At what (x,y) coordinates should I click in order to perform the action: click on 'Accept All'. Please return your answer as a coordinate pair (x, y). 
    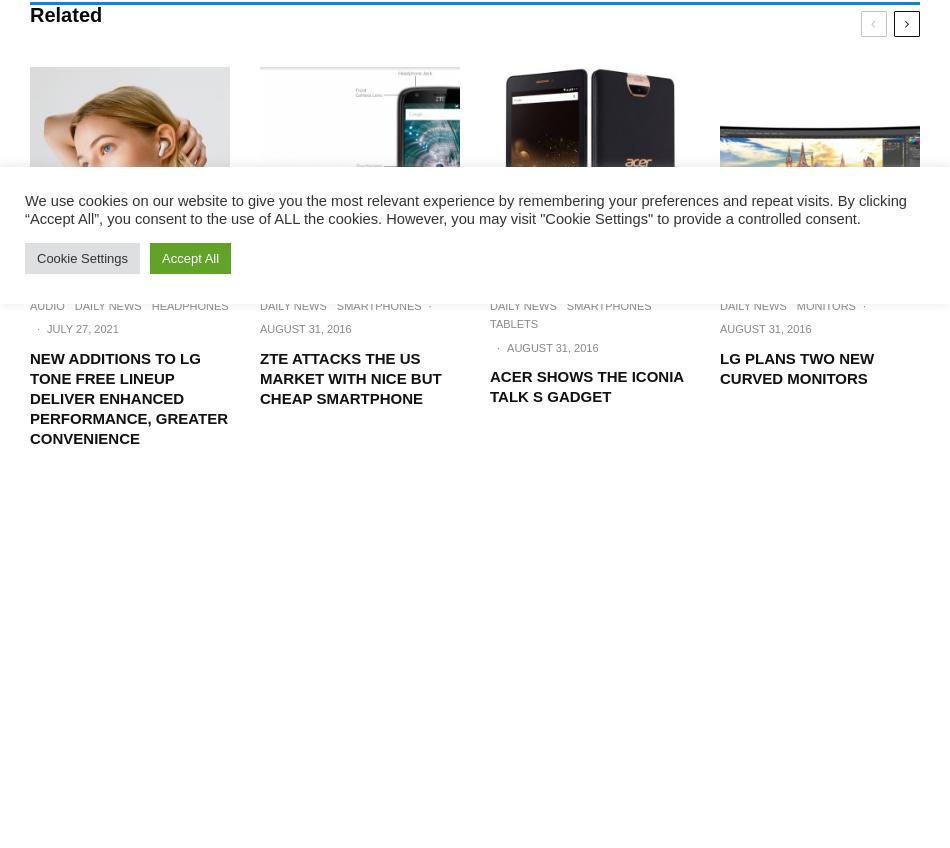
    Looking at the image, I should click on (161, 257).